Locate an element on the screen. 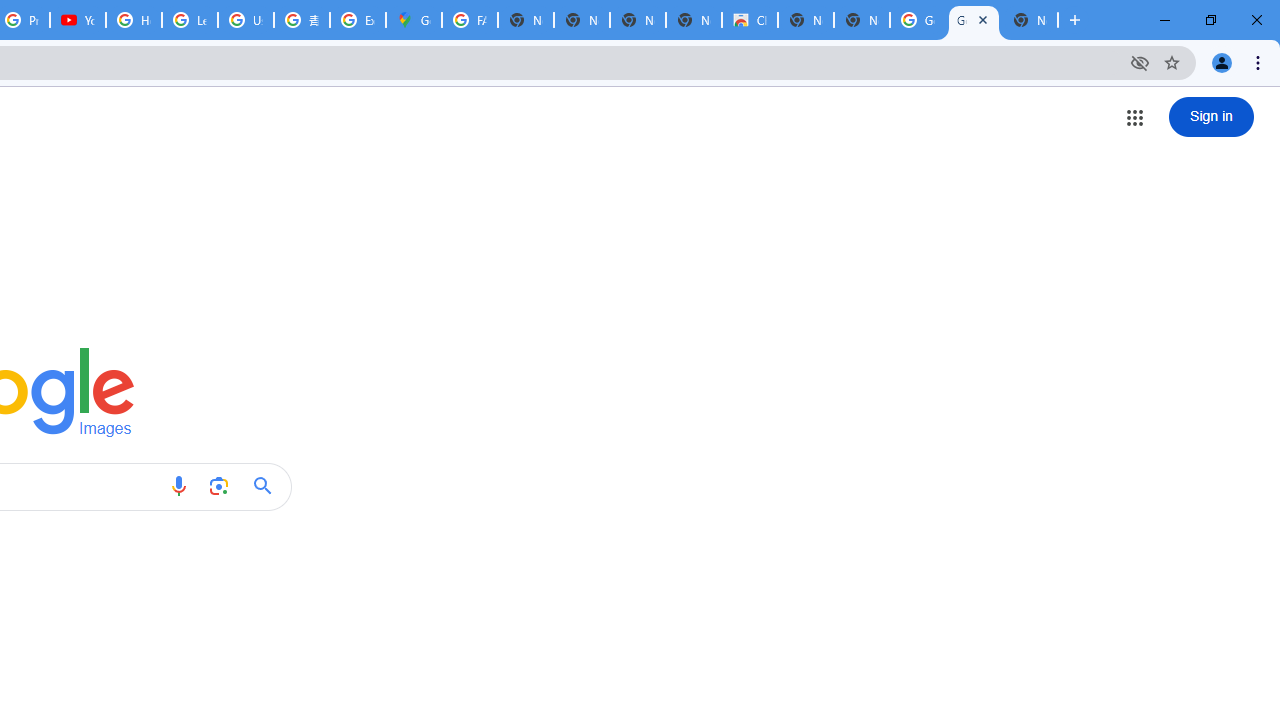  'Third-party cookies blocked' is located at coordinates (1139, 61).